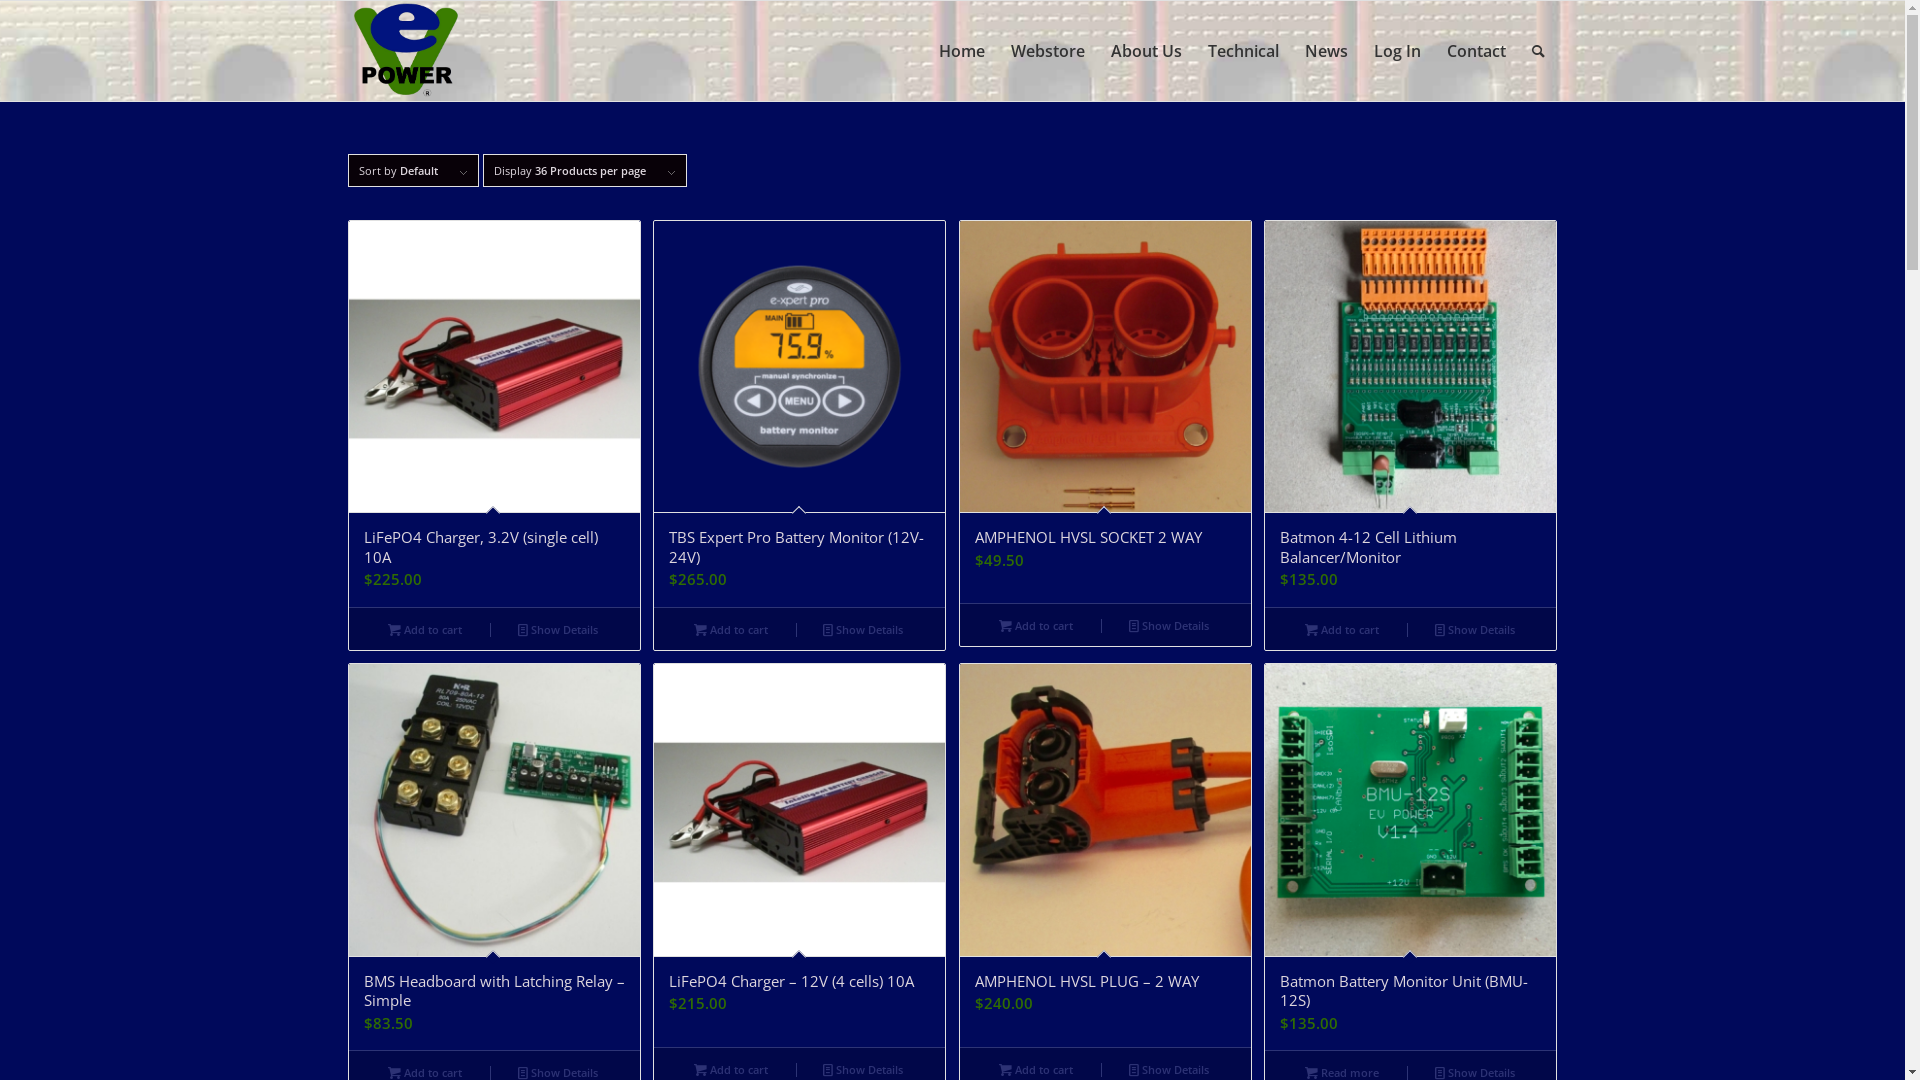 The height and width of the screenshot is (1080, 1920). What do you see at coordinates (1433, 49) in the screenshot?
I see `'Contact'` at bounding box center [1433, 49].